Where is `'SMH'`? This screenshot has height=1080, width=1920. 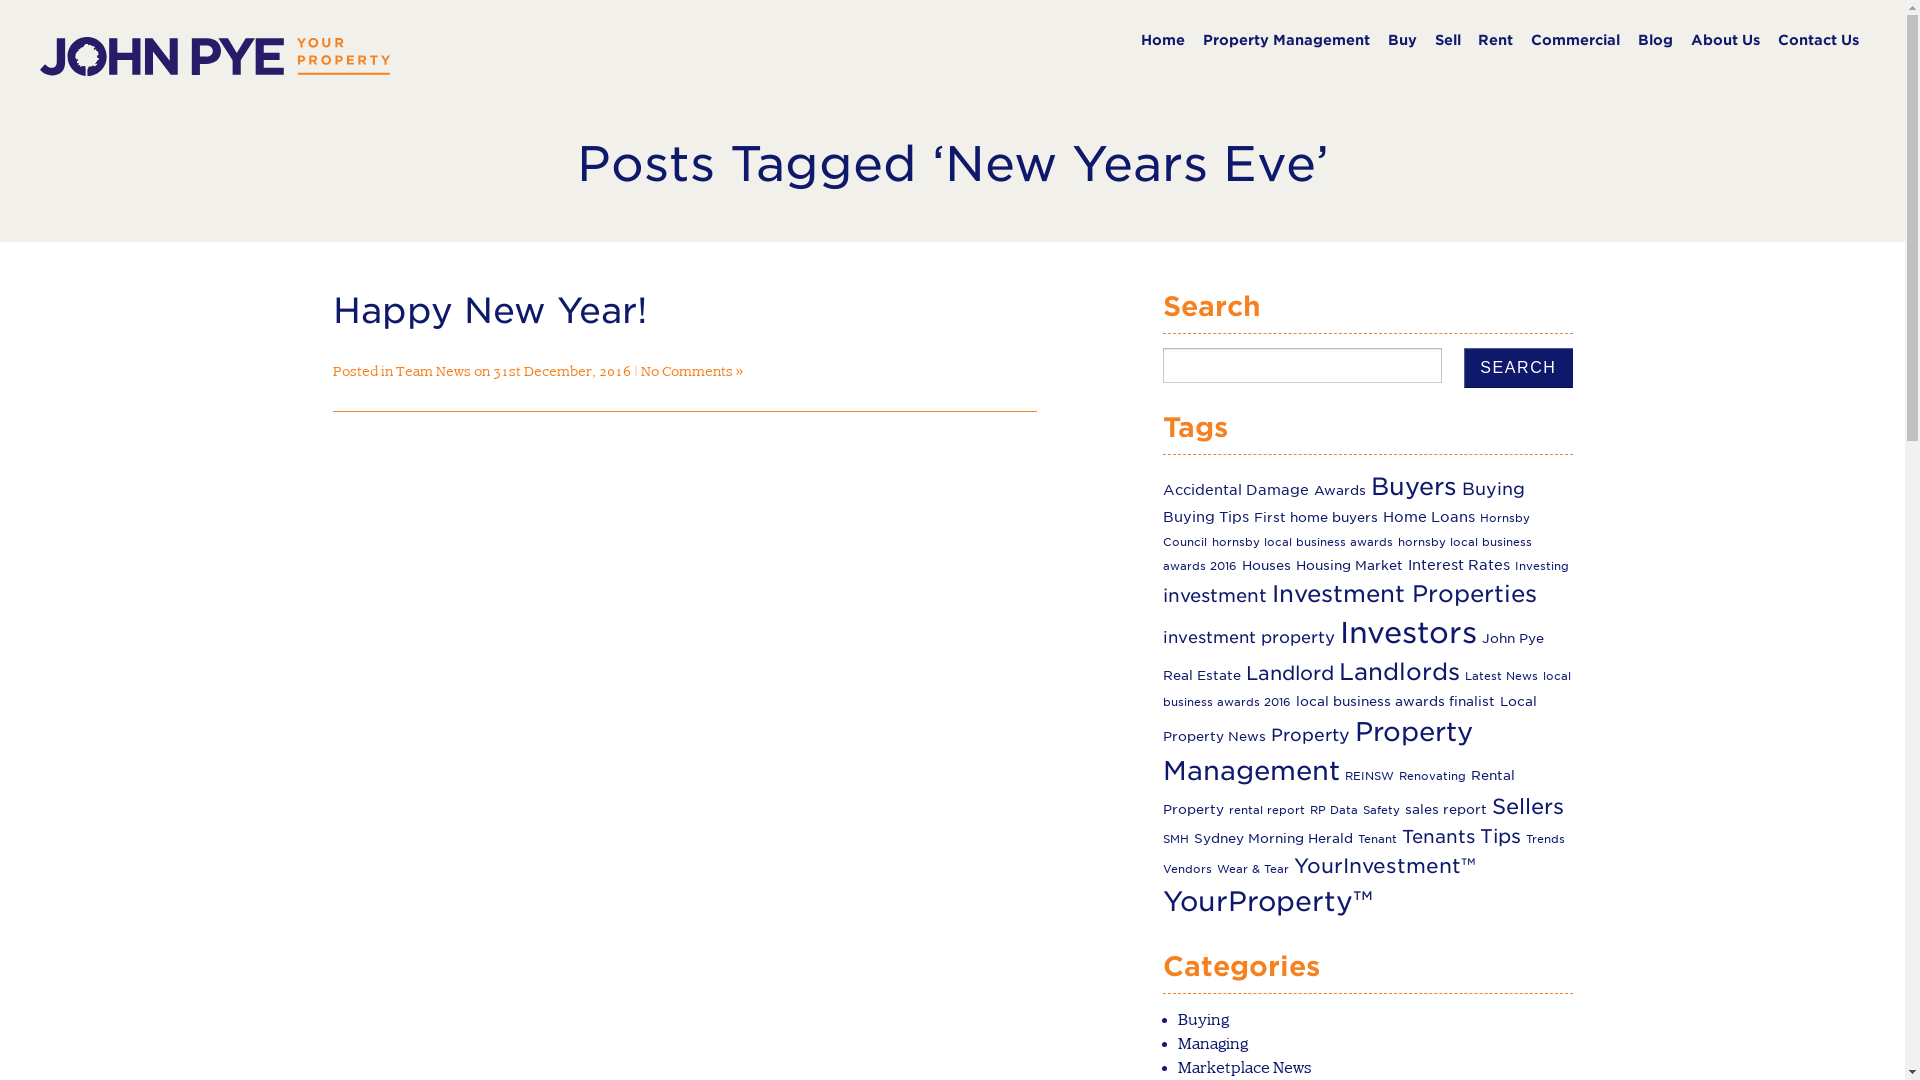 'SMH' is located at coordinates (1176, 839).